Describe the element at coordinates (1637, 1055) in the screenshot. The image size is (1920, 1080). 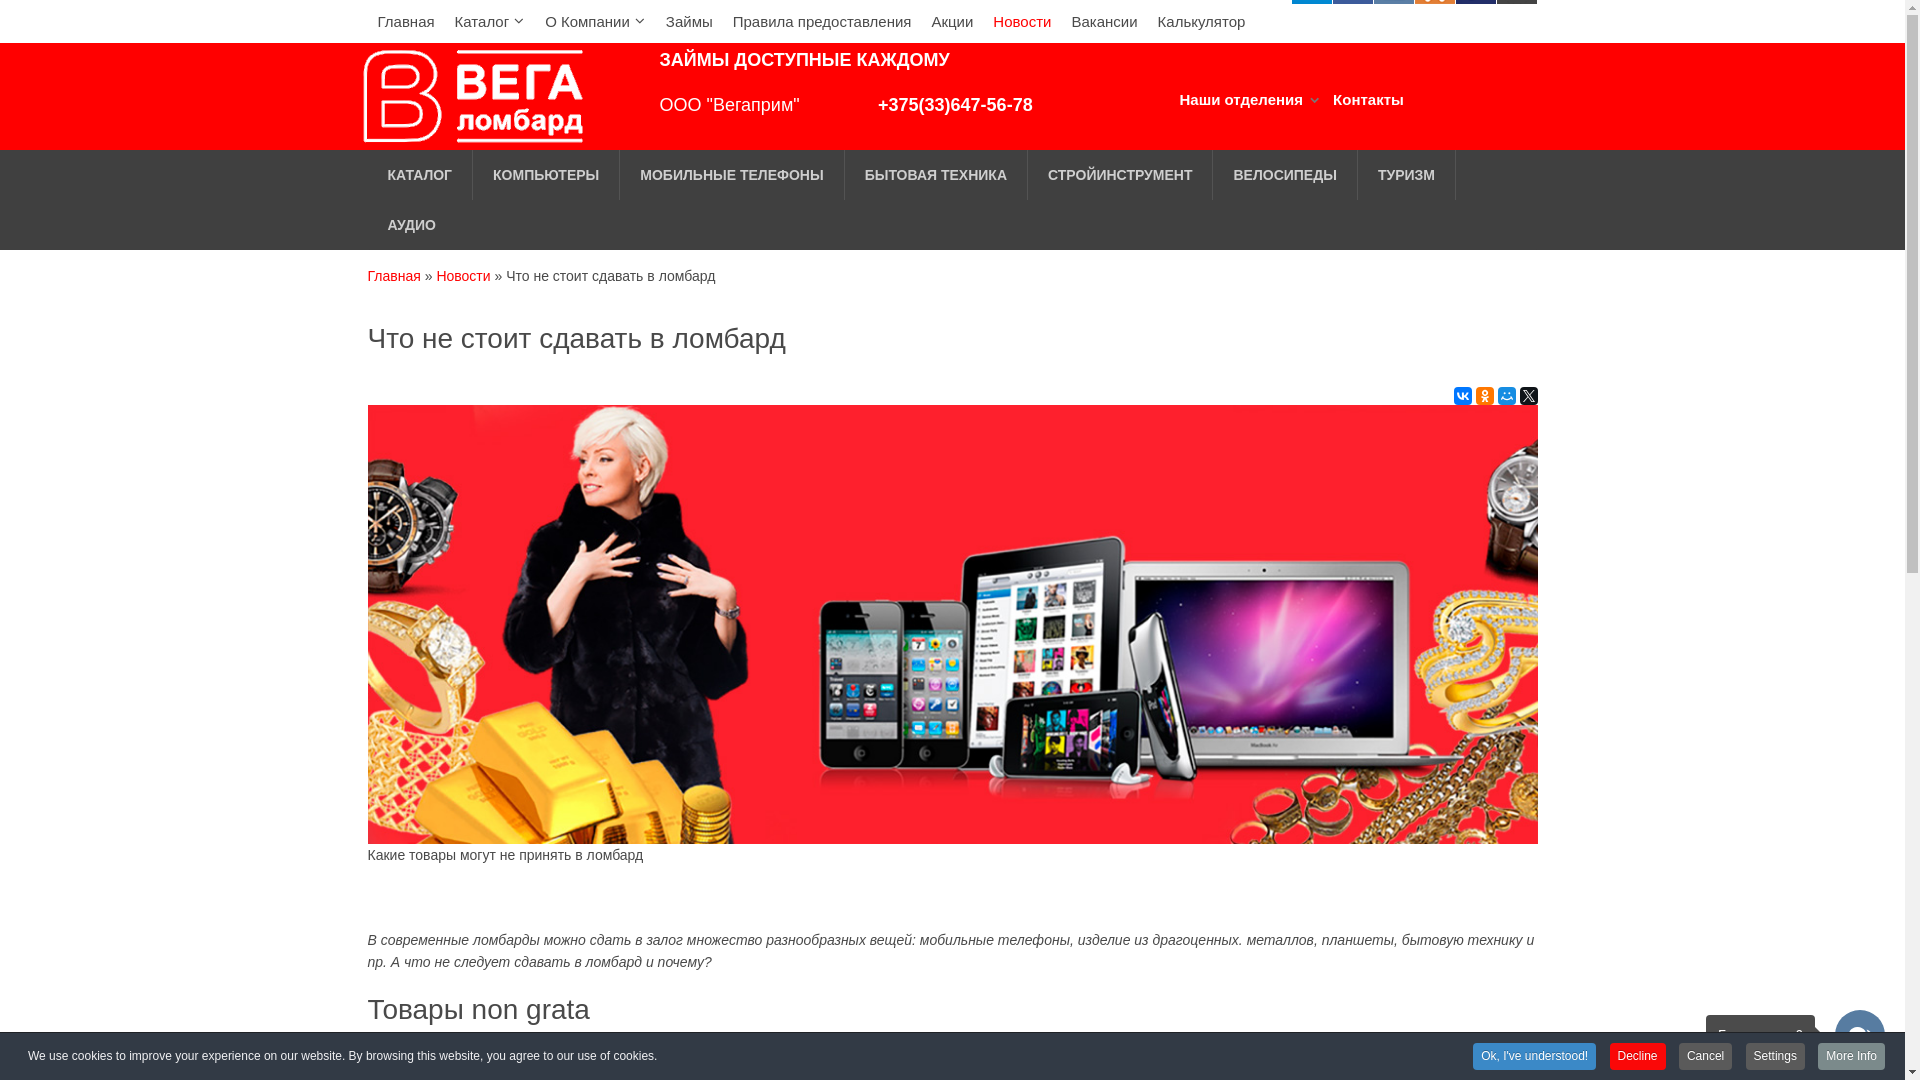
I see `'Decline'` at that location.